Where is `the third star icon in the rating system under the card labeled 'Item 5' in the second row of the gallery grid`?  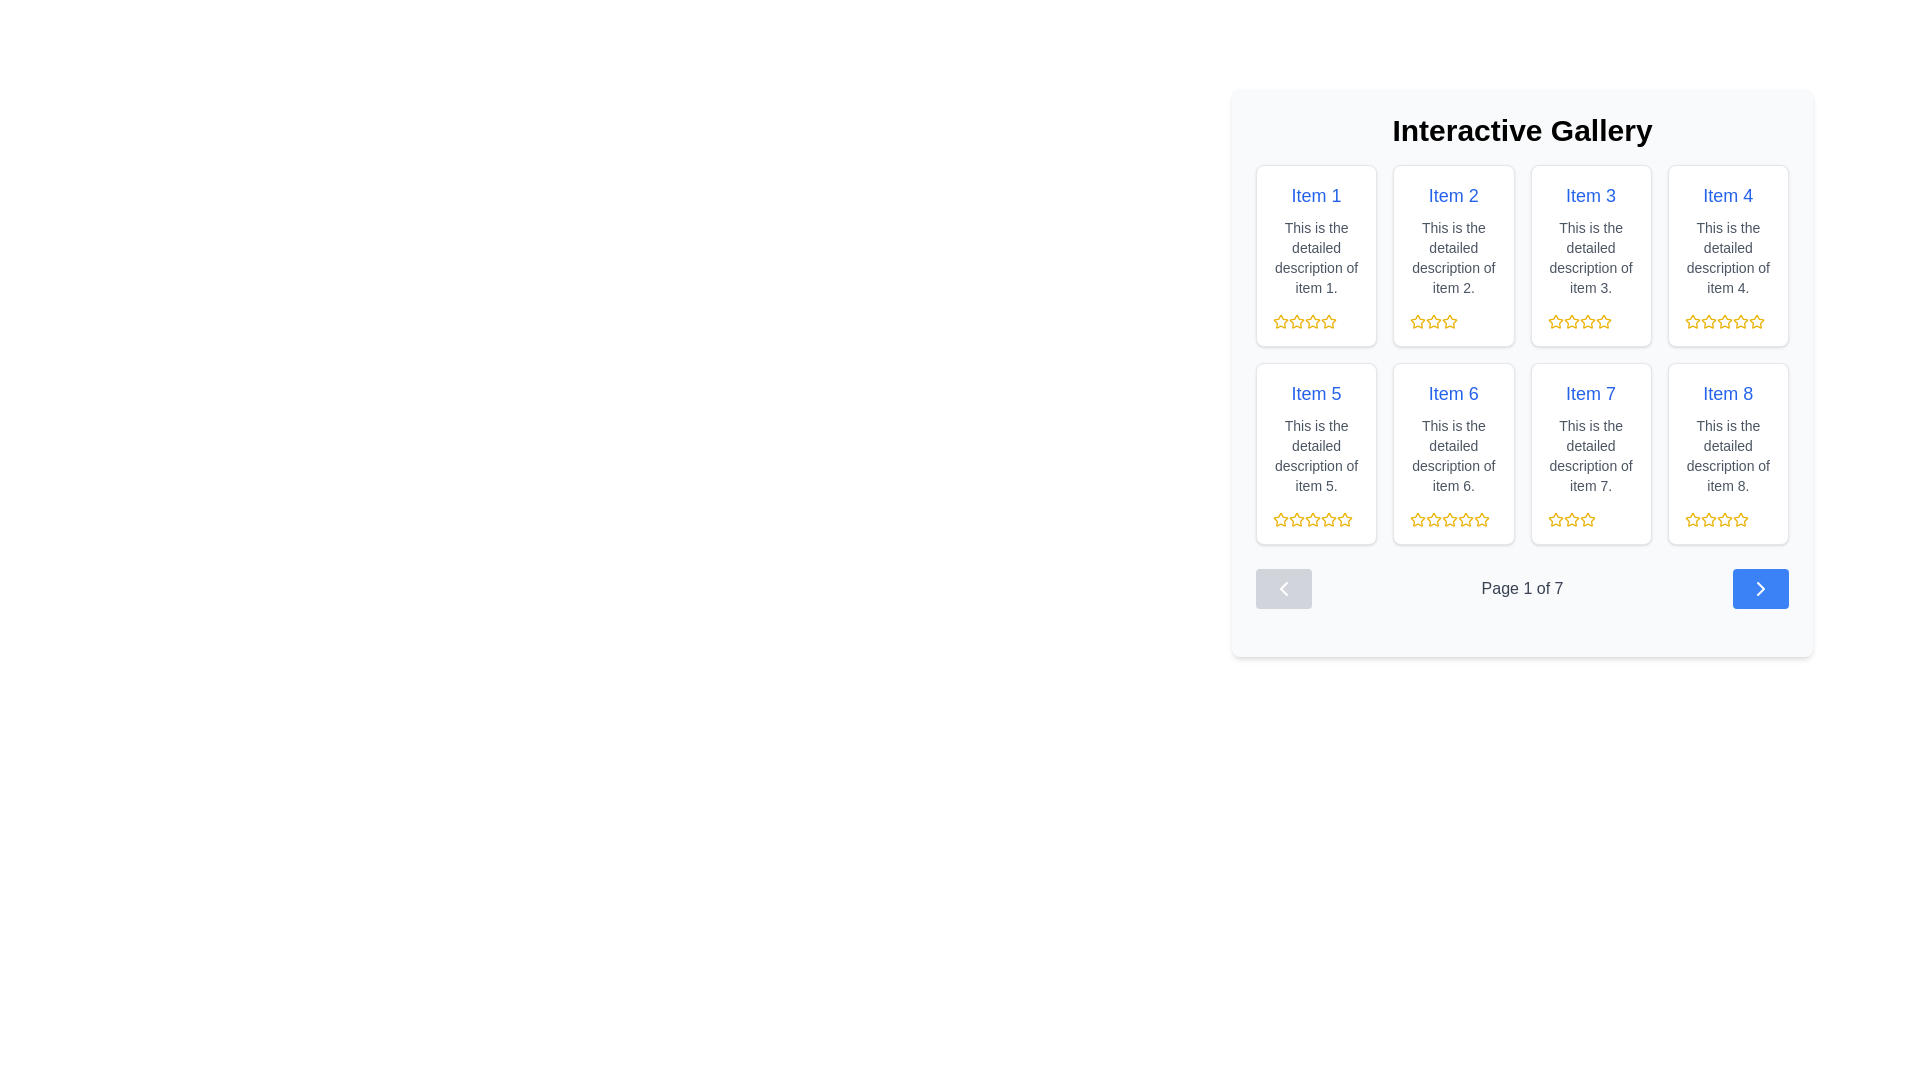 the third star icon in the rating system under the card labeled 'Item 5' in the second row of the gallery grid is located at coordinates (1296, 519).